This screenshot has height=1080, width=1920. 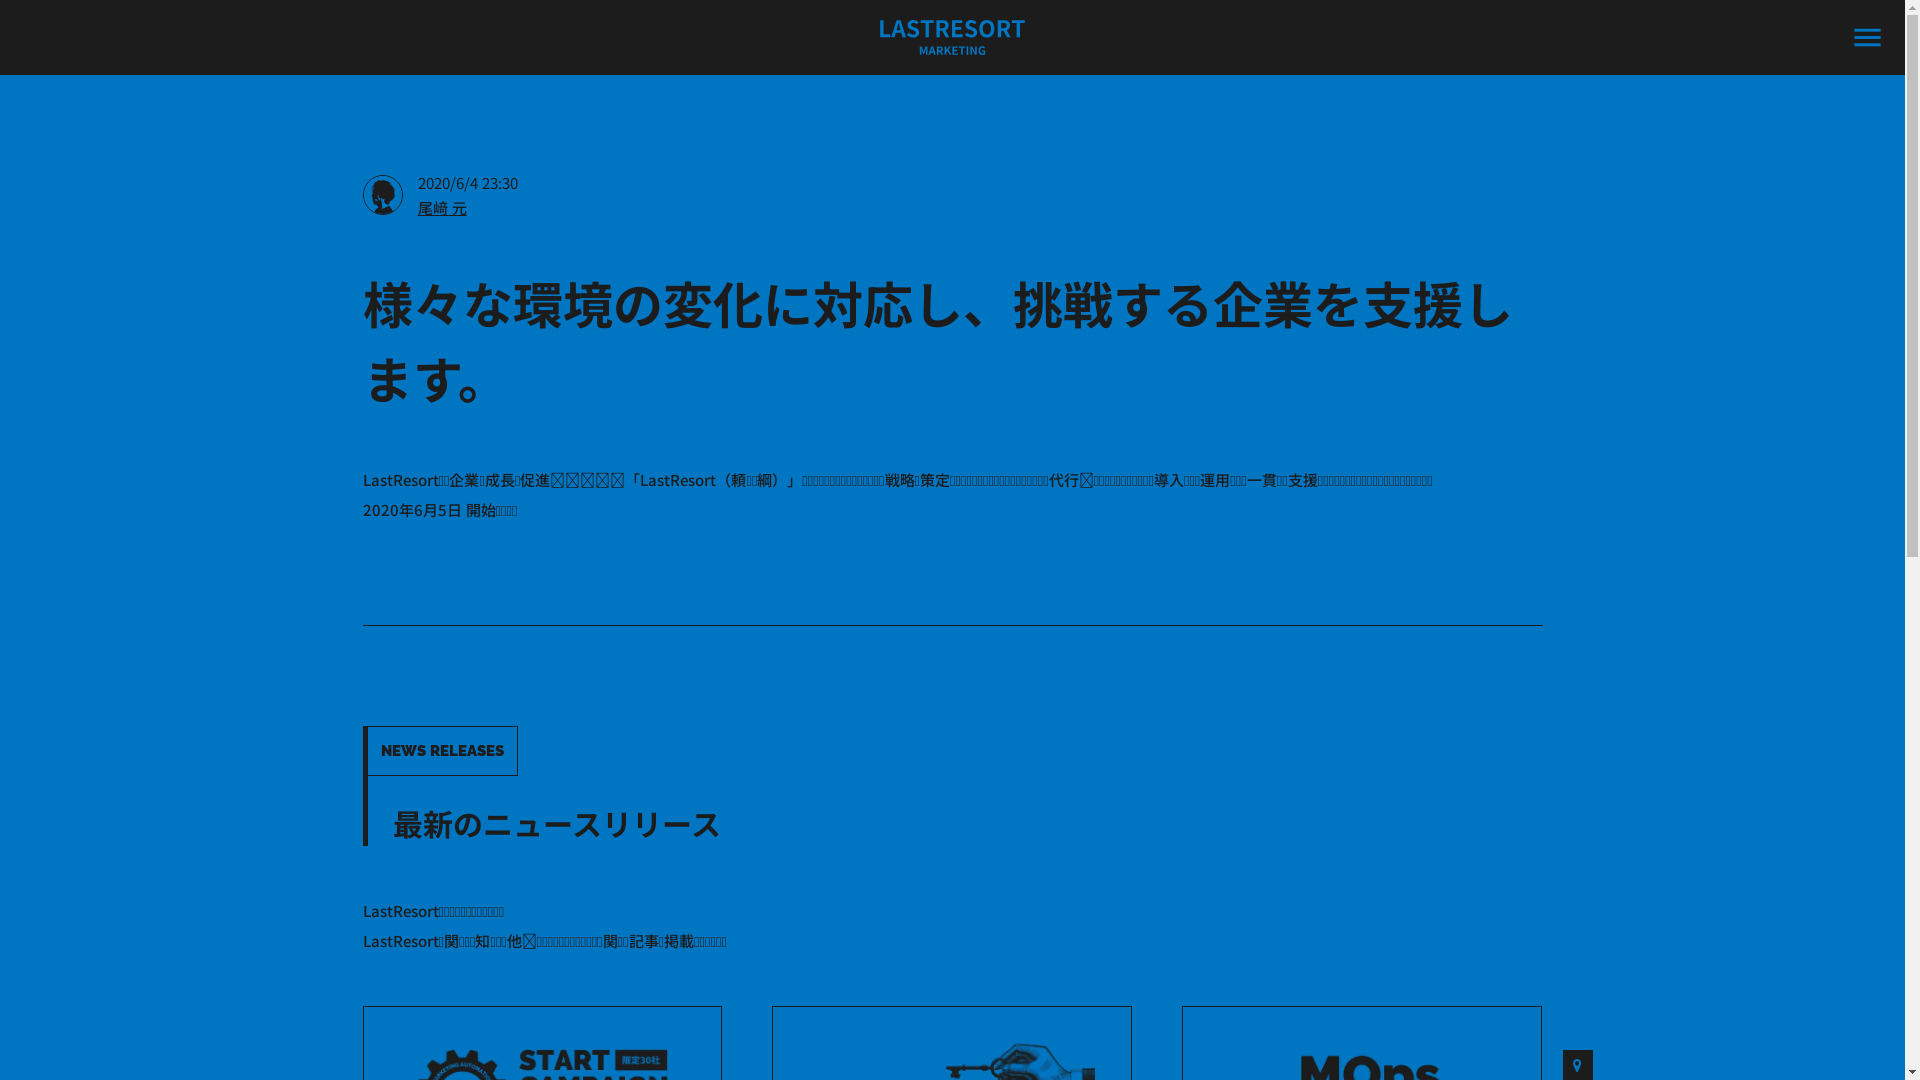 I want to click on 'menu', so click(x=1866, y=37).